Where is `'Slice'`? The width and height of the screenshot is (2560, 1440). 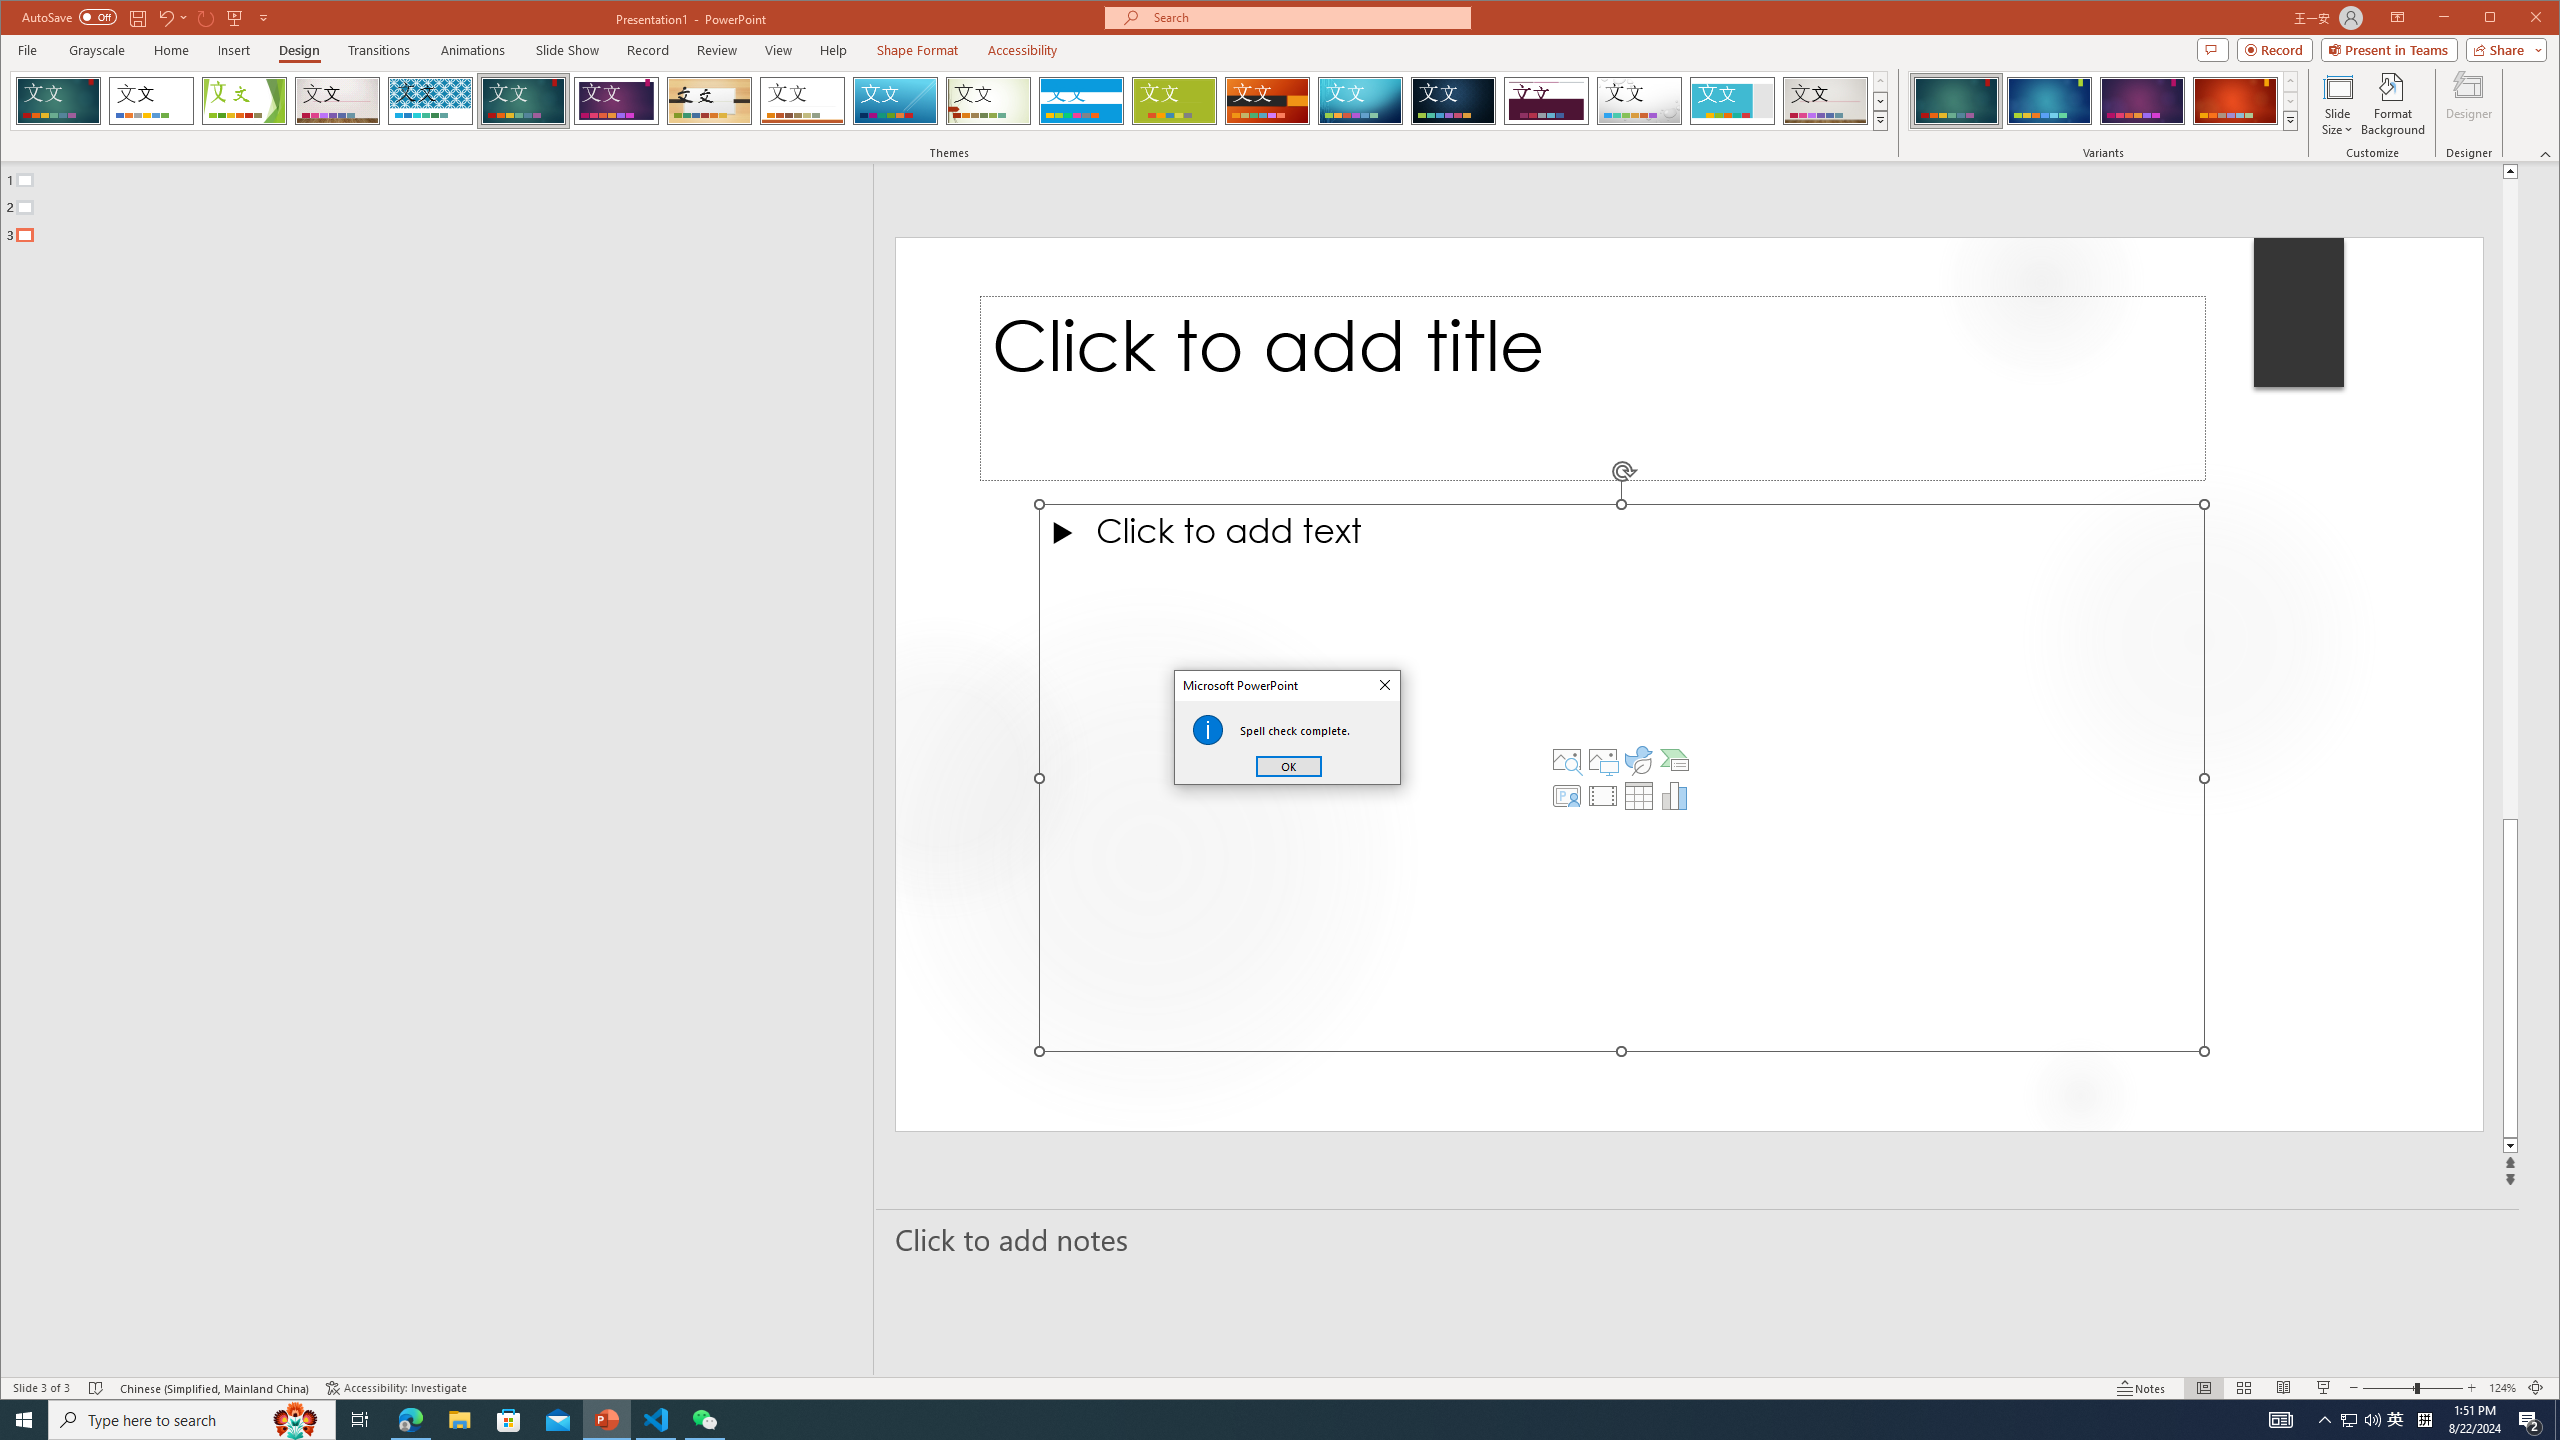
'Slice' is located at coordinates (896, 100).